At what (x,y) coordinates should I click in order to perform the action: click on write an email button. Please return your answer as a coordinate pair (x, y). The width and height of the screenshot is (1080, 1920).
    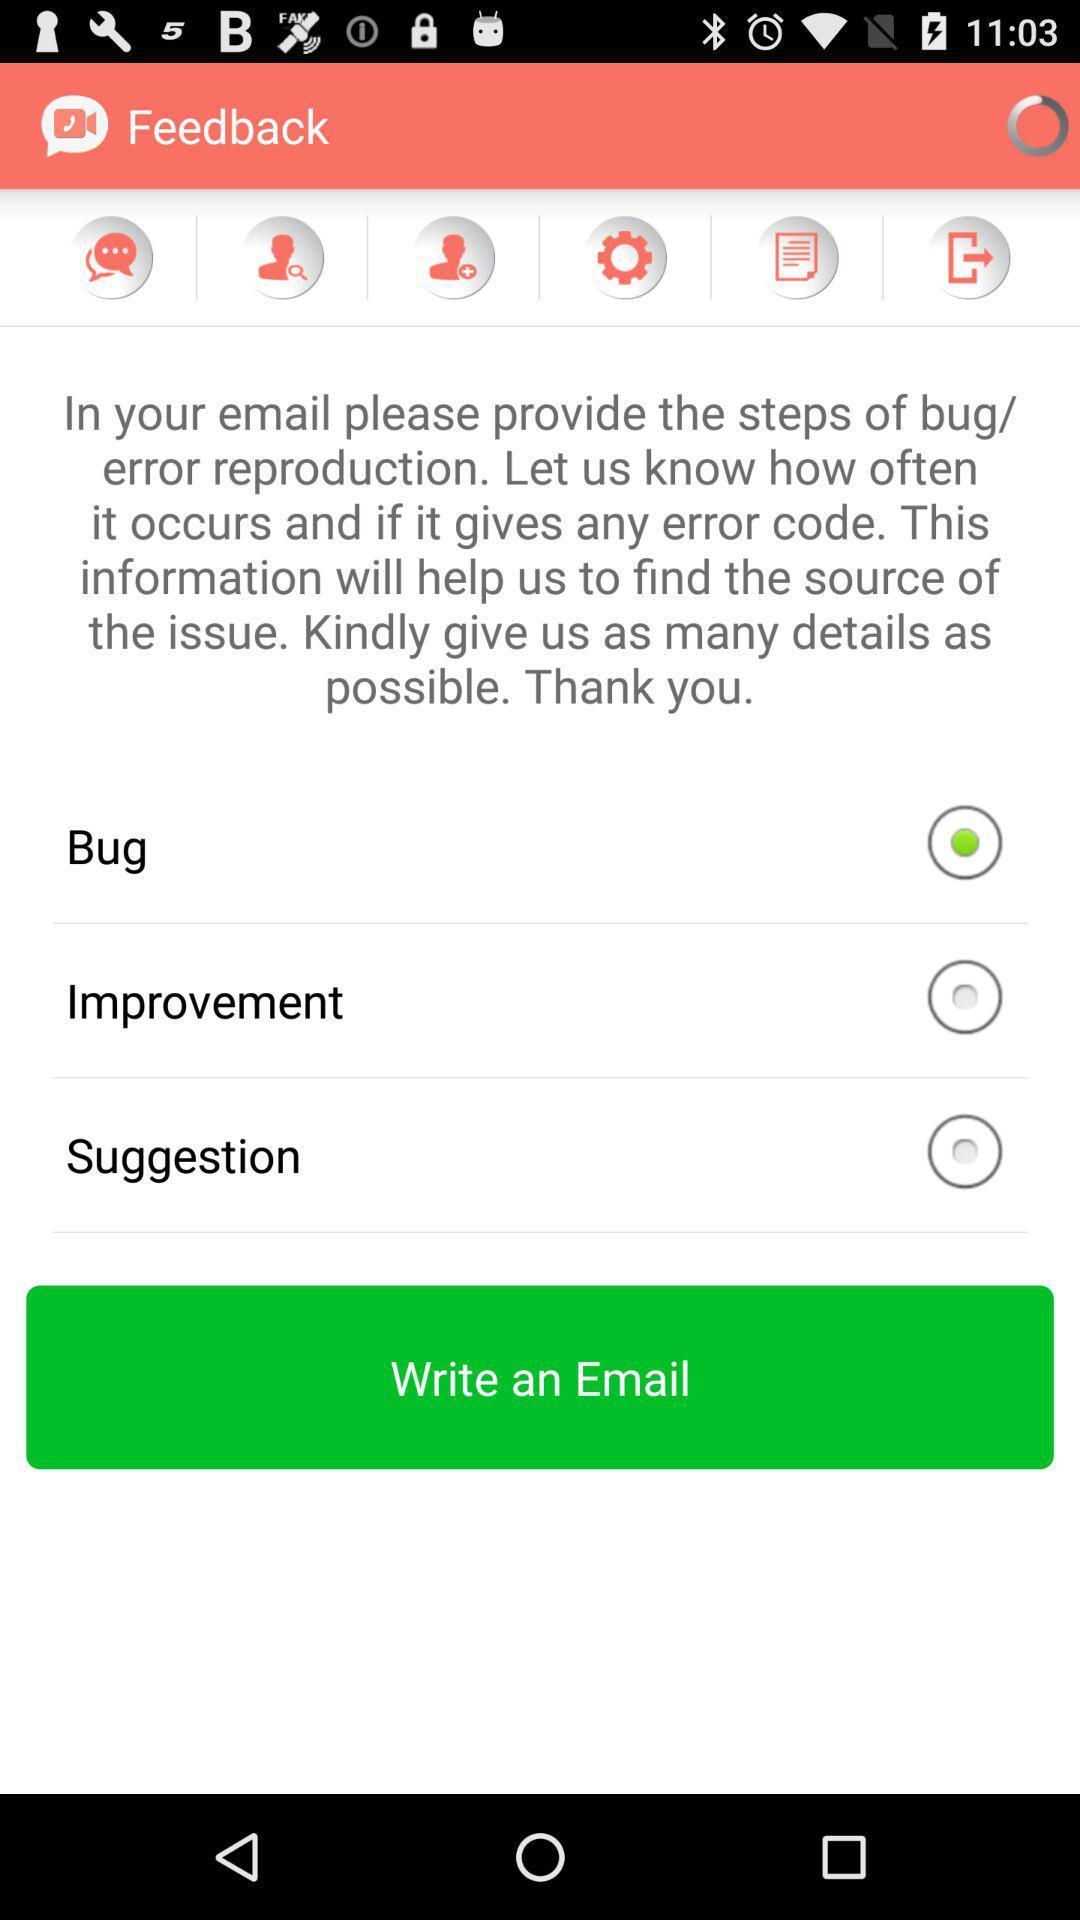
    Looking at the image, I should click on (540, 1376).